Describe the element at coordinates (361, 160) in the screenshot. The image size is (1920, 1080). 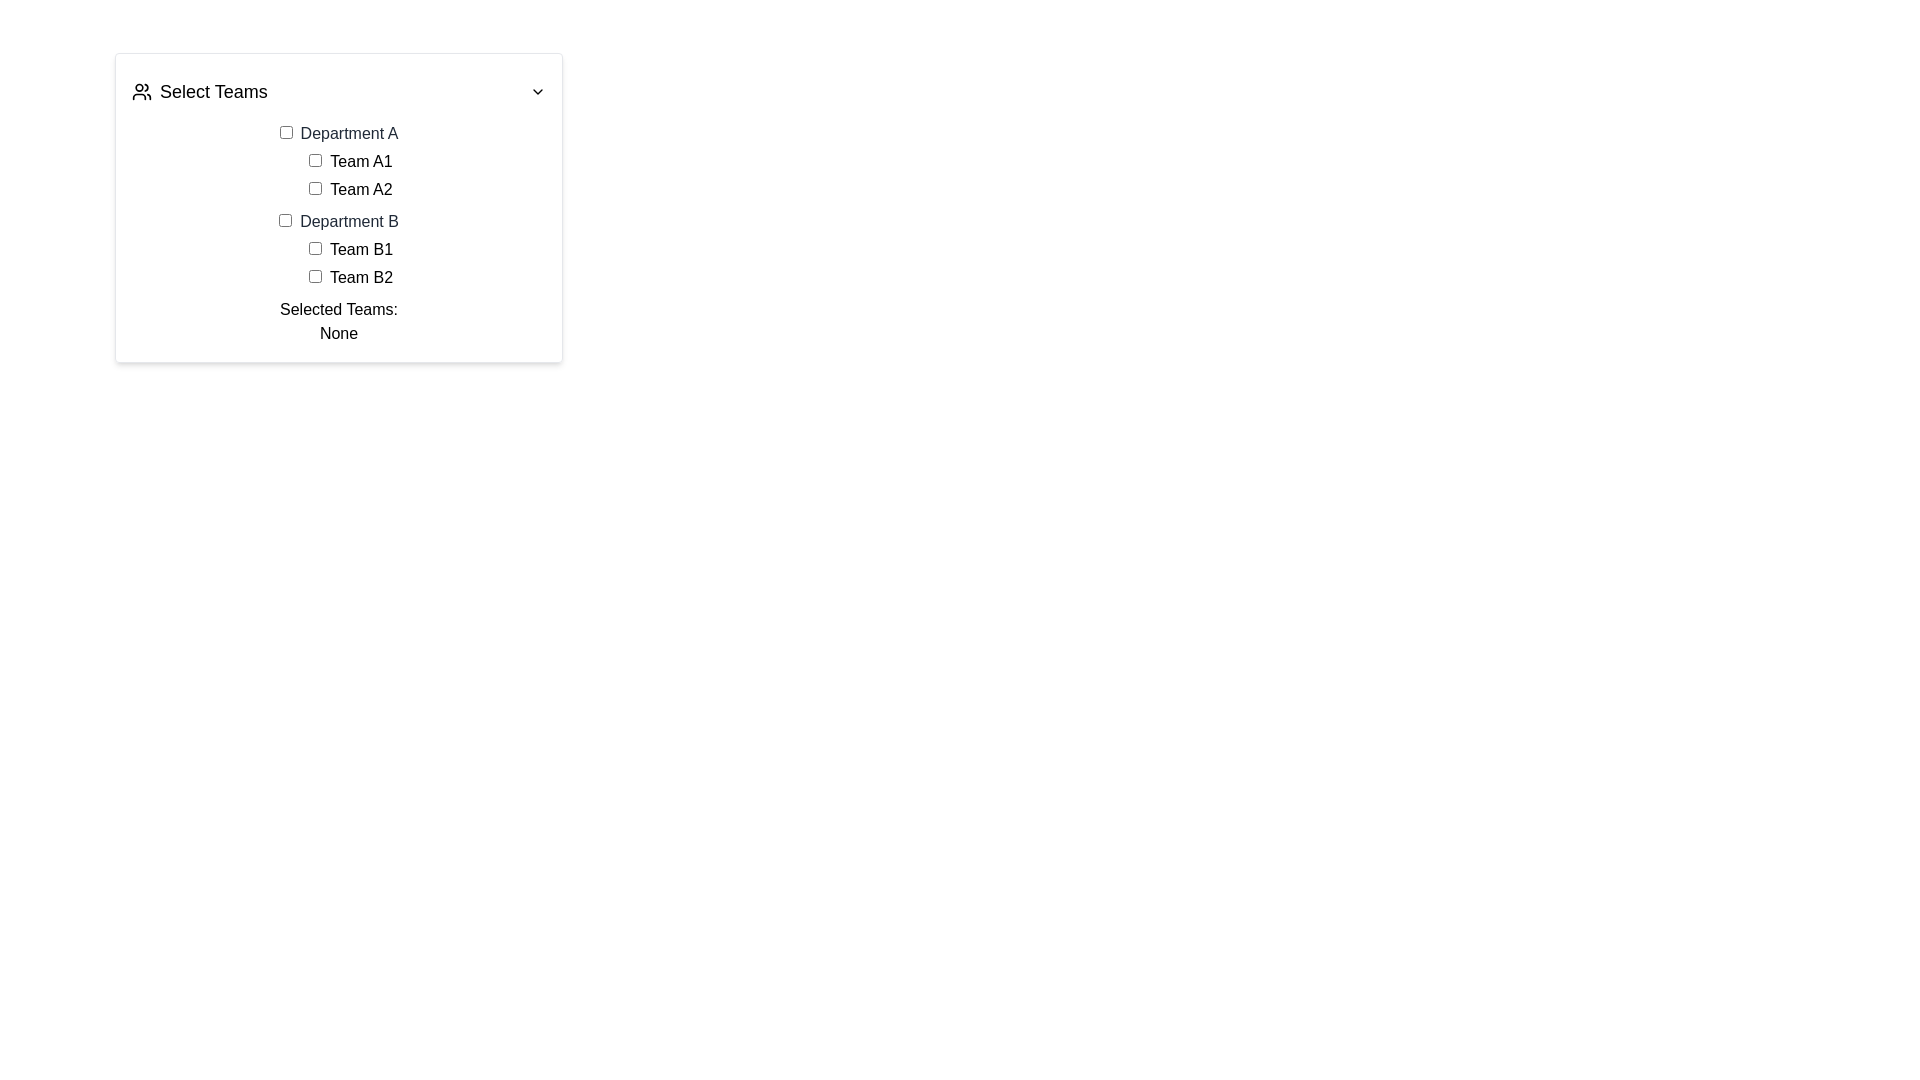
I see `the text label displaying 'Team A1', which is located below the header 'Department A' and to the right of its associated checkbox` at that location.